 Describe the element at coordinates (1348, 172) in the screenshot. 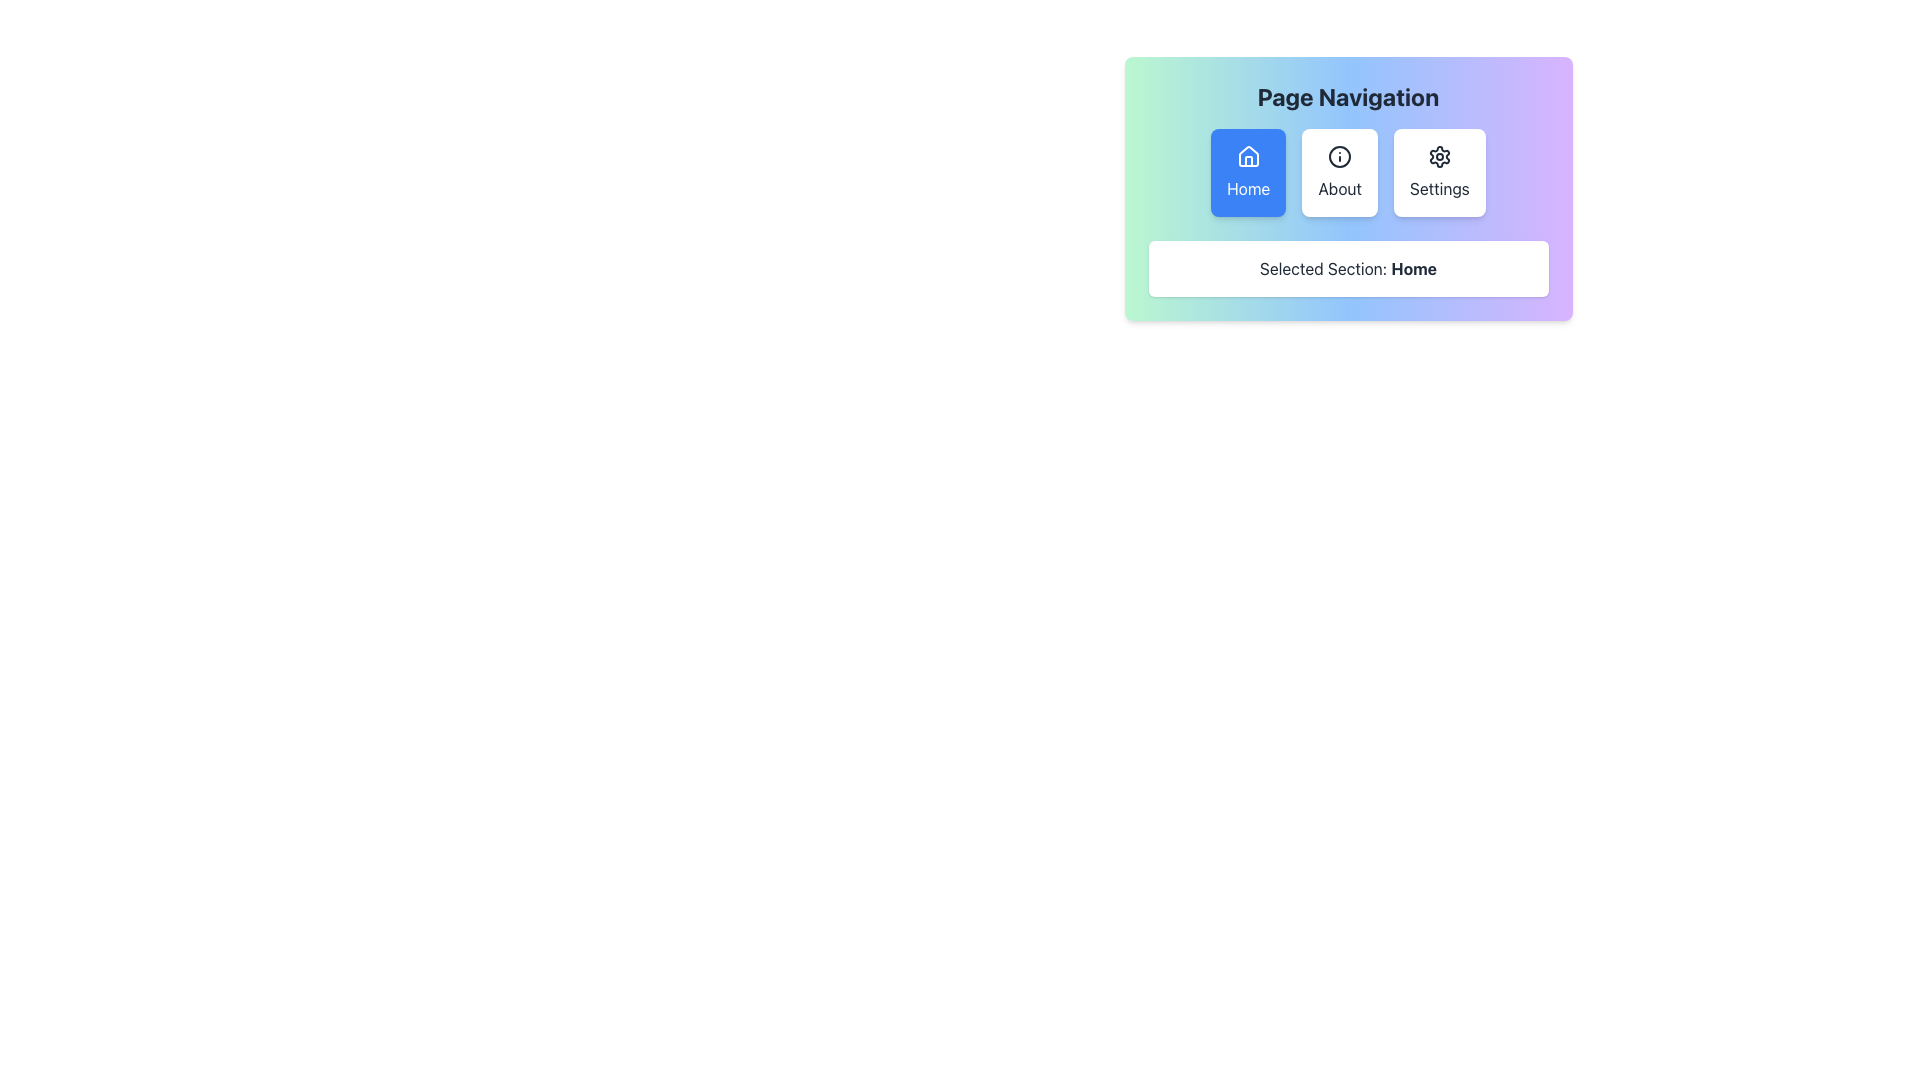

I see `the Horizontal Navigation Bar to enable keyboard navigation for sections 'Home', 'About', and 'Settings'` at that location.